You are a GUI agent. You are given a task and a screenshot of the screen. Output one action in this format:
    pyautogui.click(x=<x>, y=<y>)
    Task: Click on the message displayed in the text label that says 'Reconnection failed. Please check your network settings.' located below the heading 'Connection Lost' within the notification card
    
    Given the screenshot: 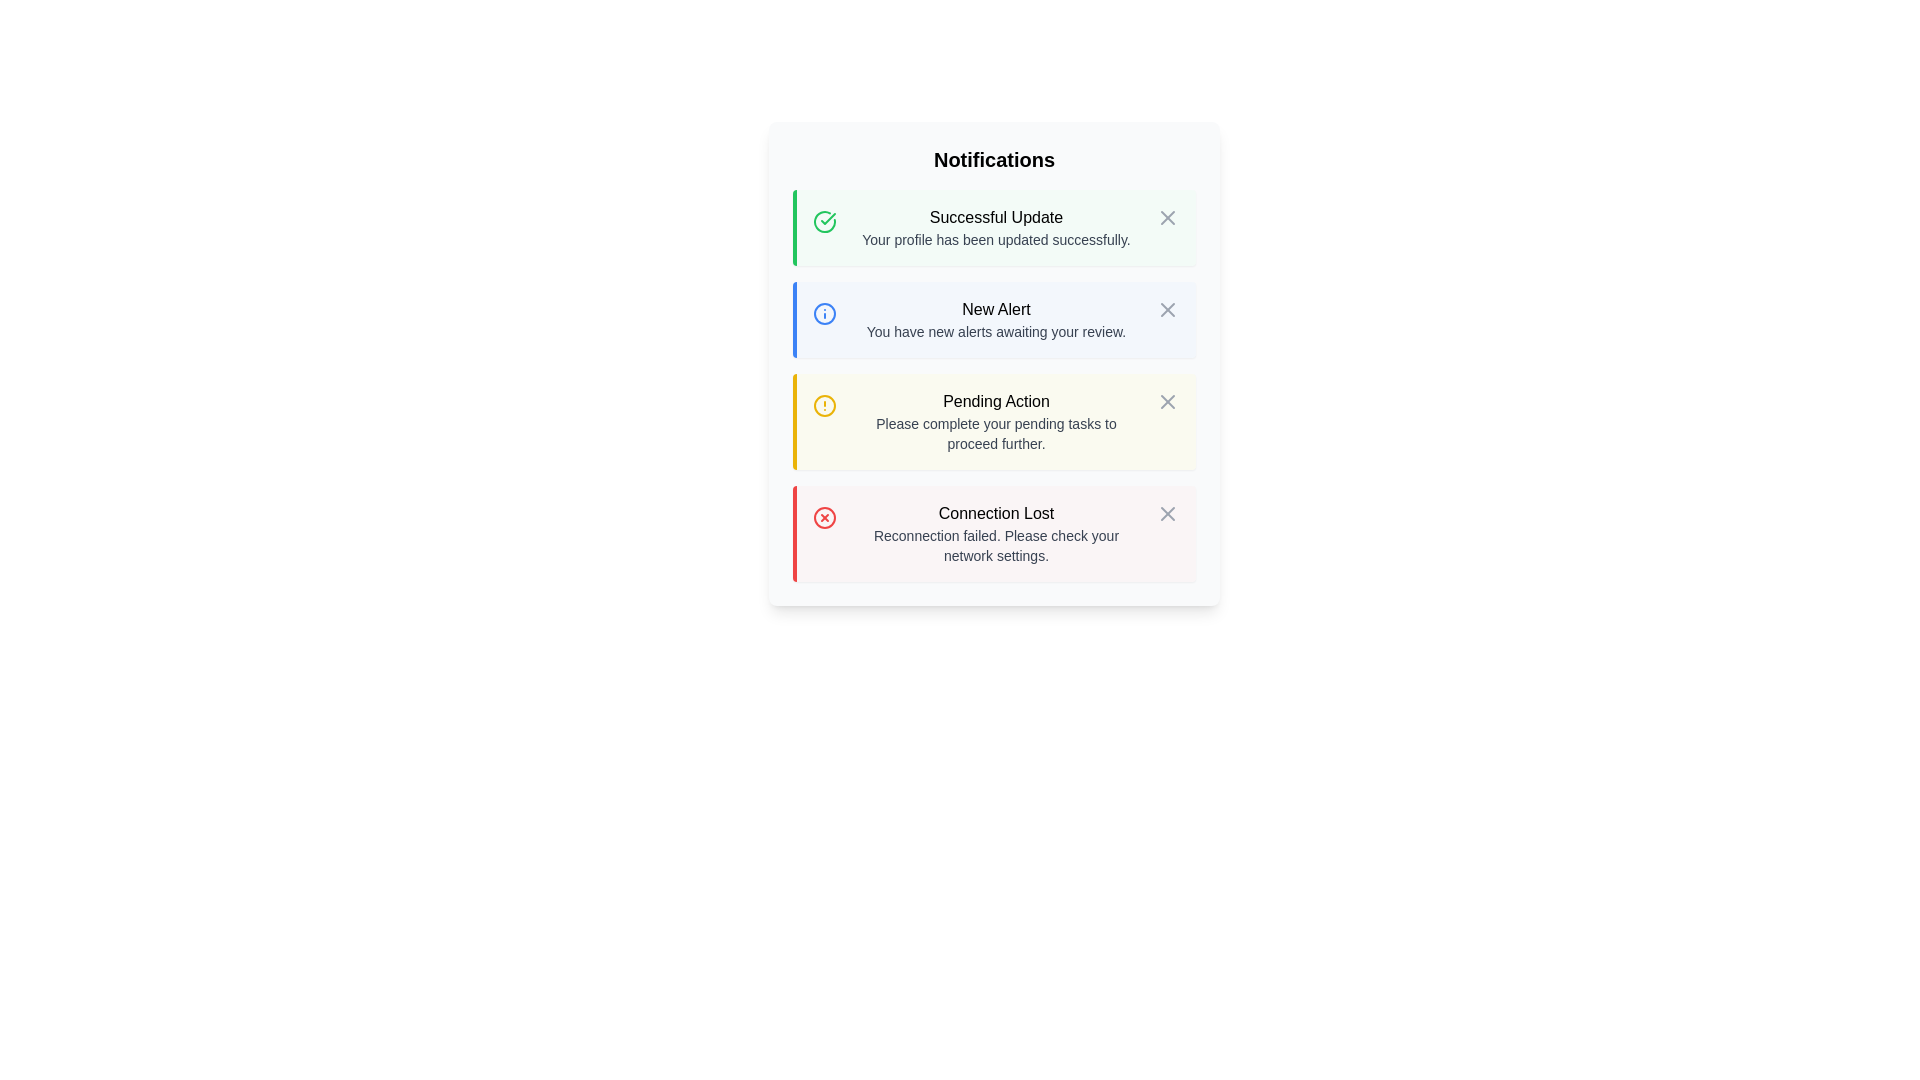 What is the action you would take?
    pyautogui.click(x=996, y=546)
    